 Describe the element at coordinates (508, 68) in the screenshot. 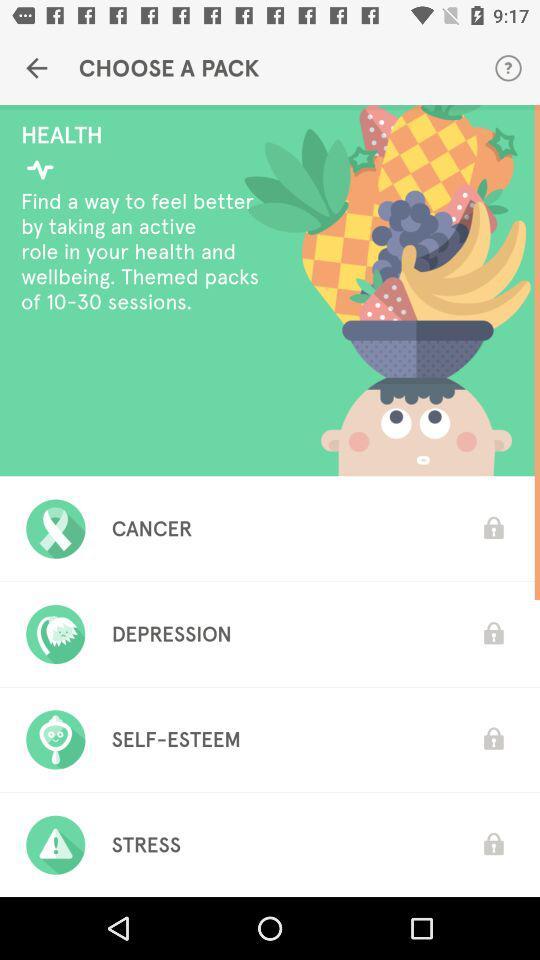

I see `the icon to the right of choose a pack item` at that location.